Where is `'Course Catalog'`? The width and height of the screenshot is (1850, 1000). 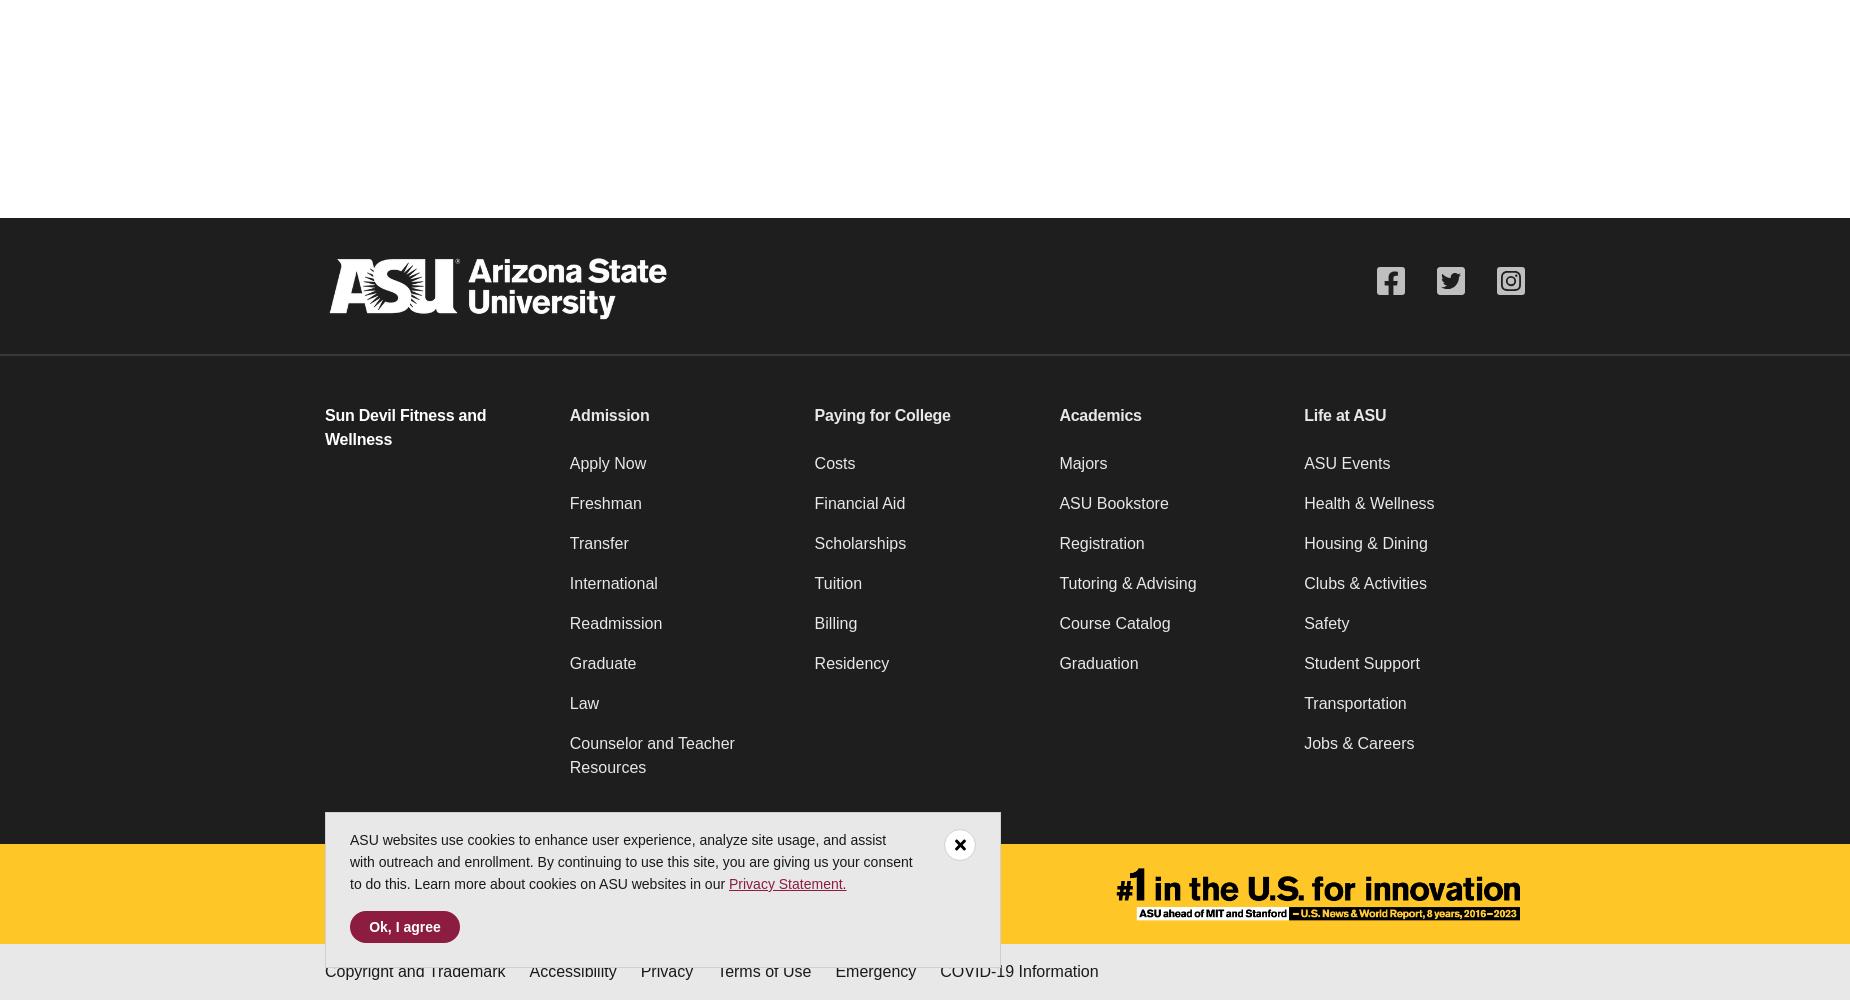 'Course Catalog' is located at coordinates (1113, 622).